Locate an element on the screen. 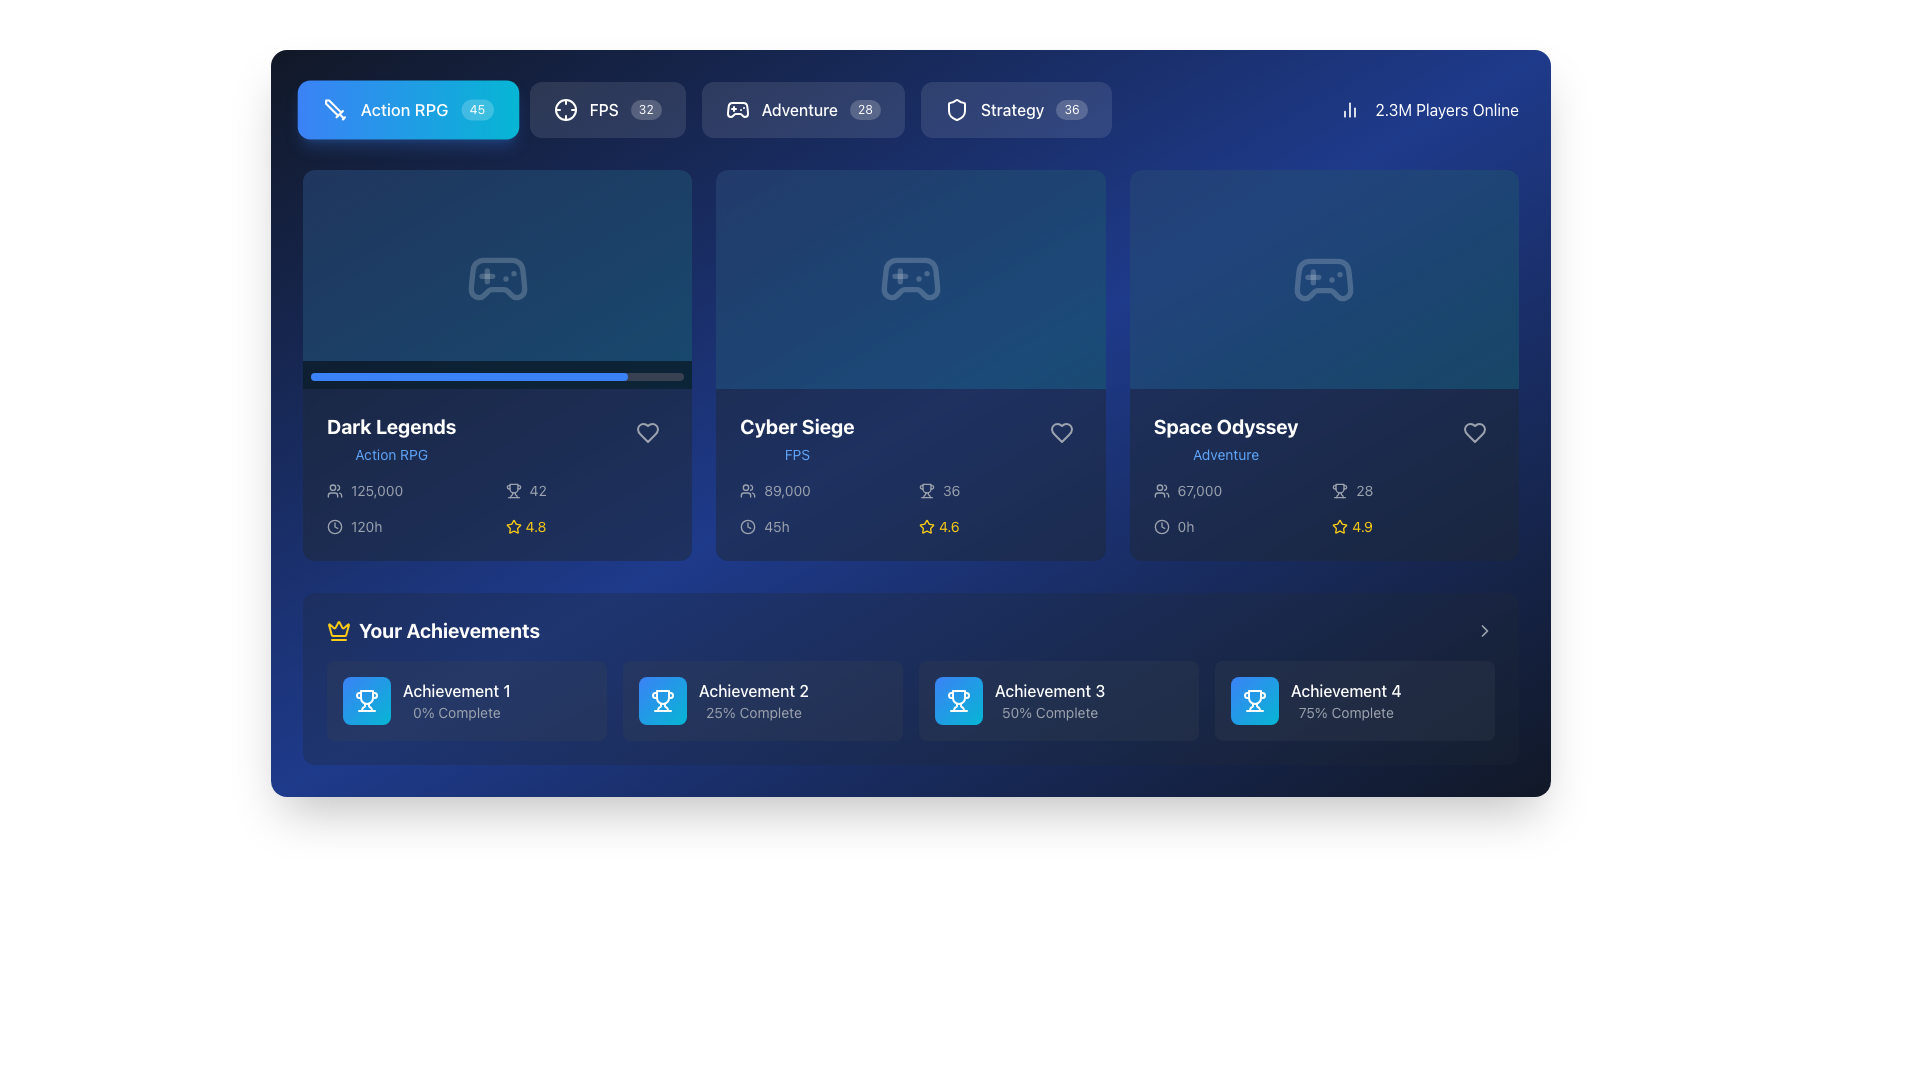 Image resolution: width=1920 pixels, height=1080 pixels. the game controller icon located to the left of the text 'Adventure' and the number '28' within the 'Adventure' button in the top center section of the interface is located at coordinates (736, 110).